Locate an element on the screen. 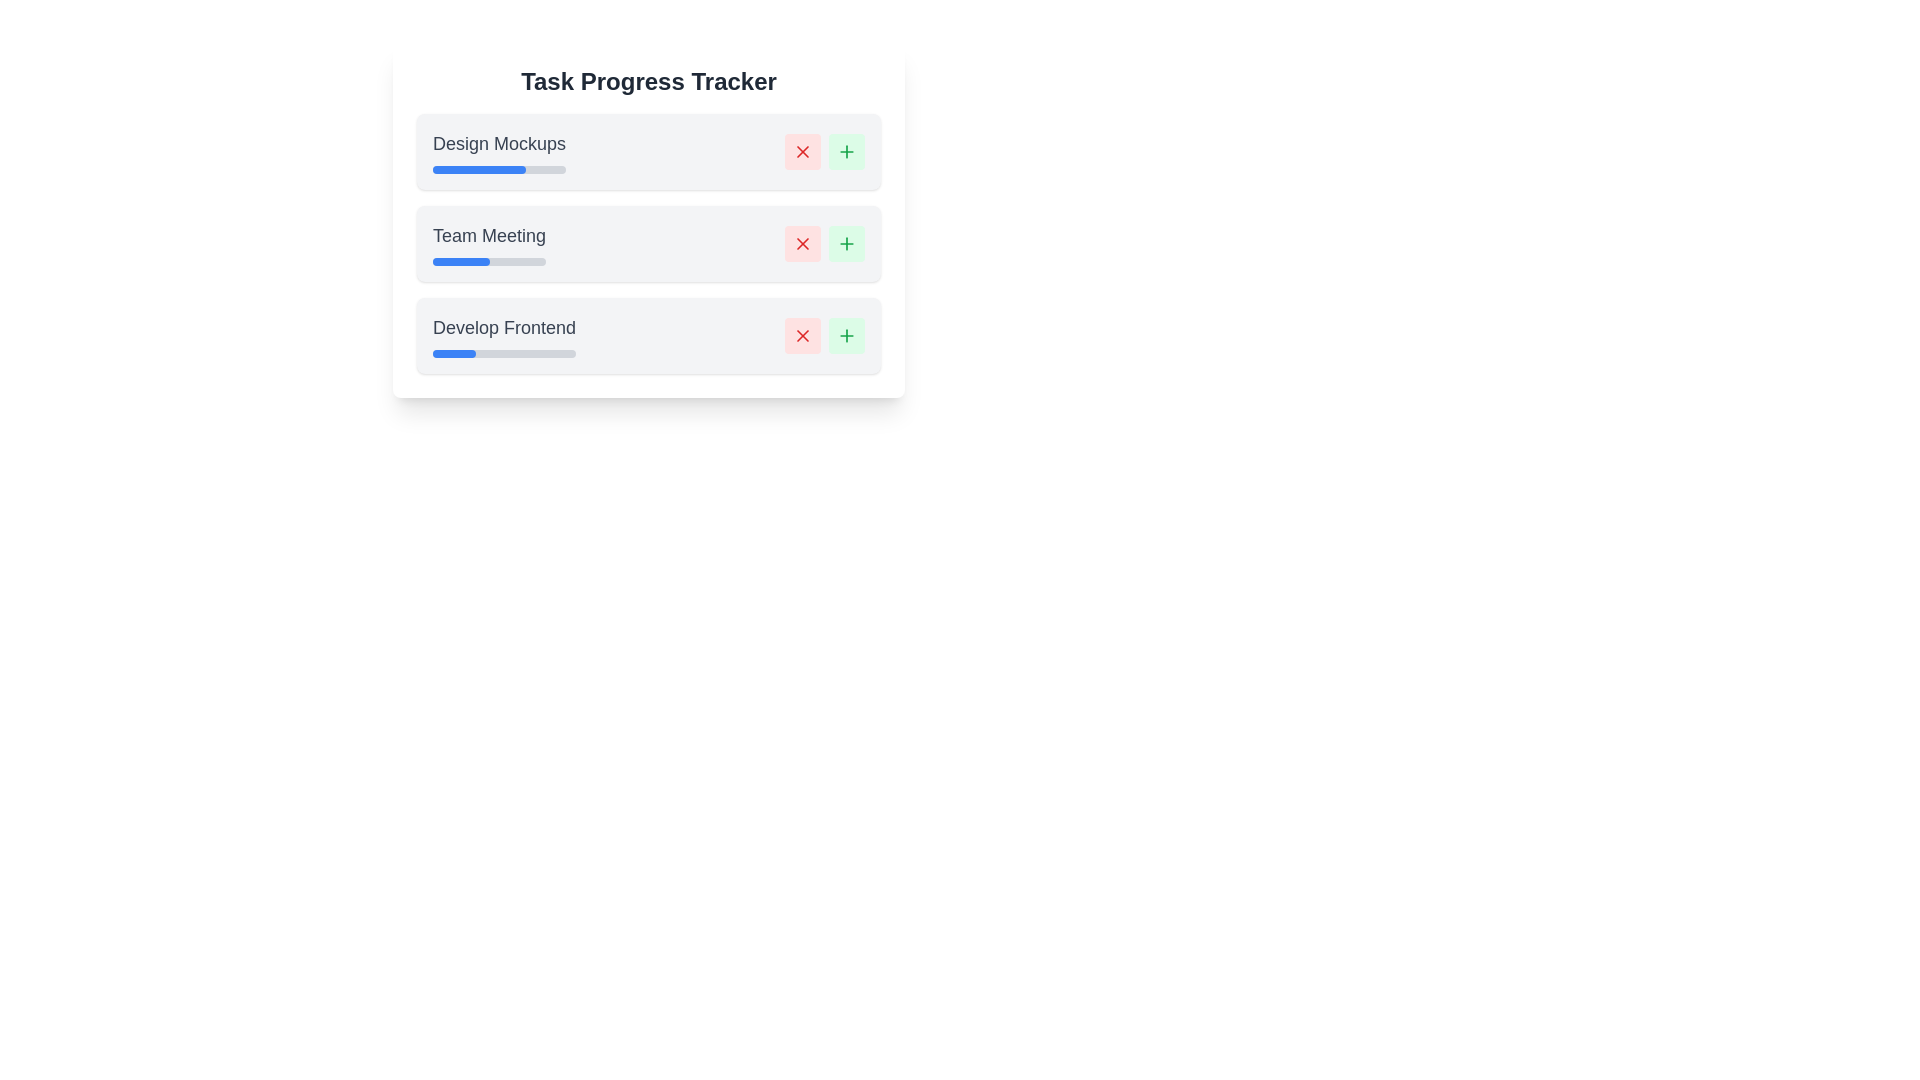  the plus button for the task Team Meeting to adjust its progress is located at coordinates (846, 242).